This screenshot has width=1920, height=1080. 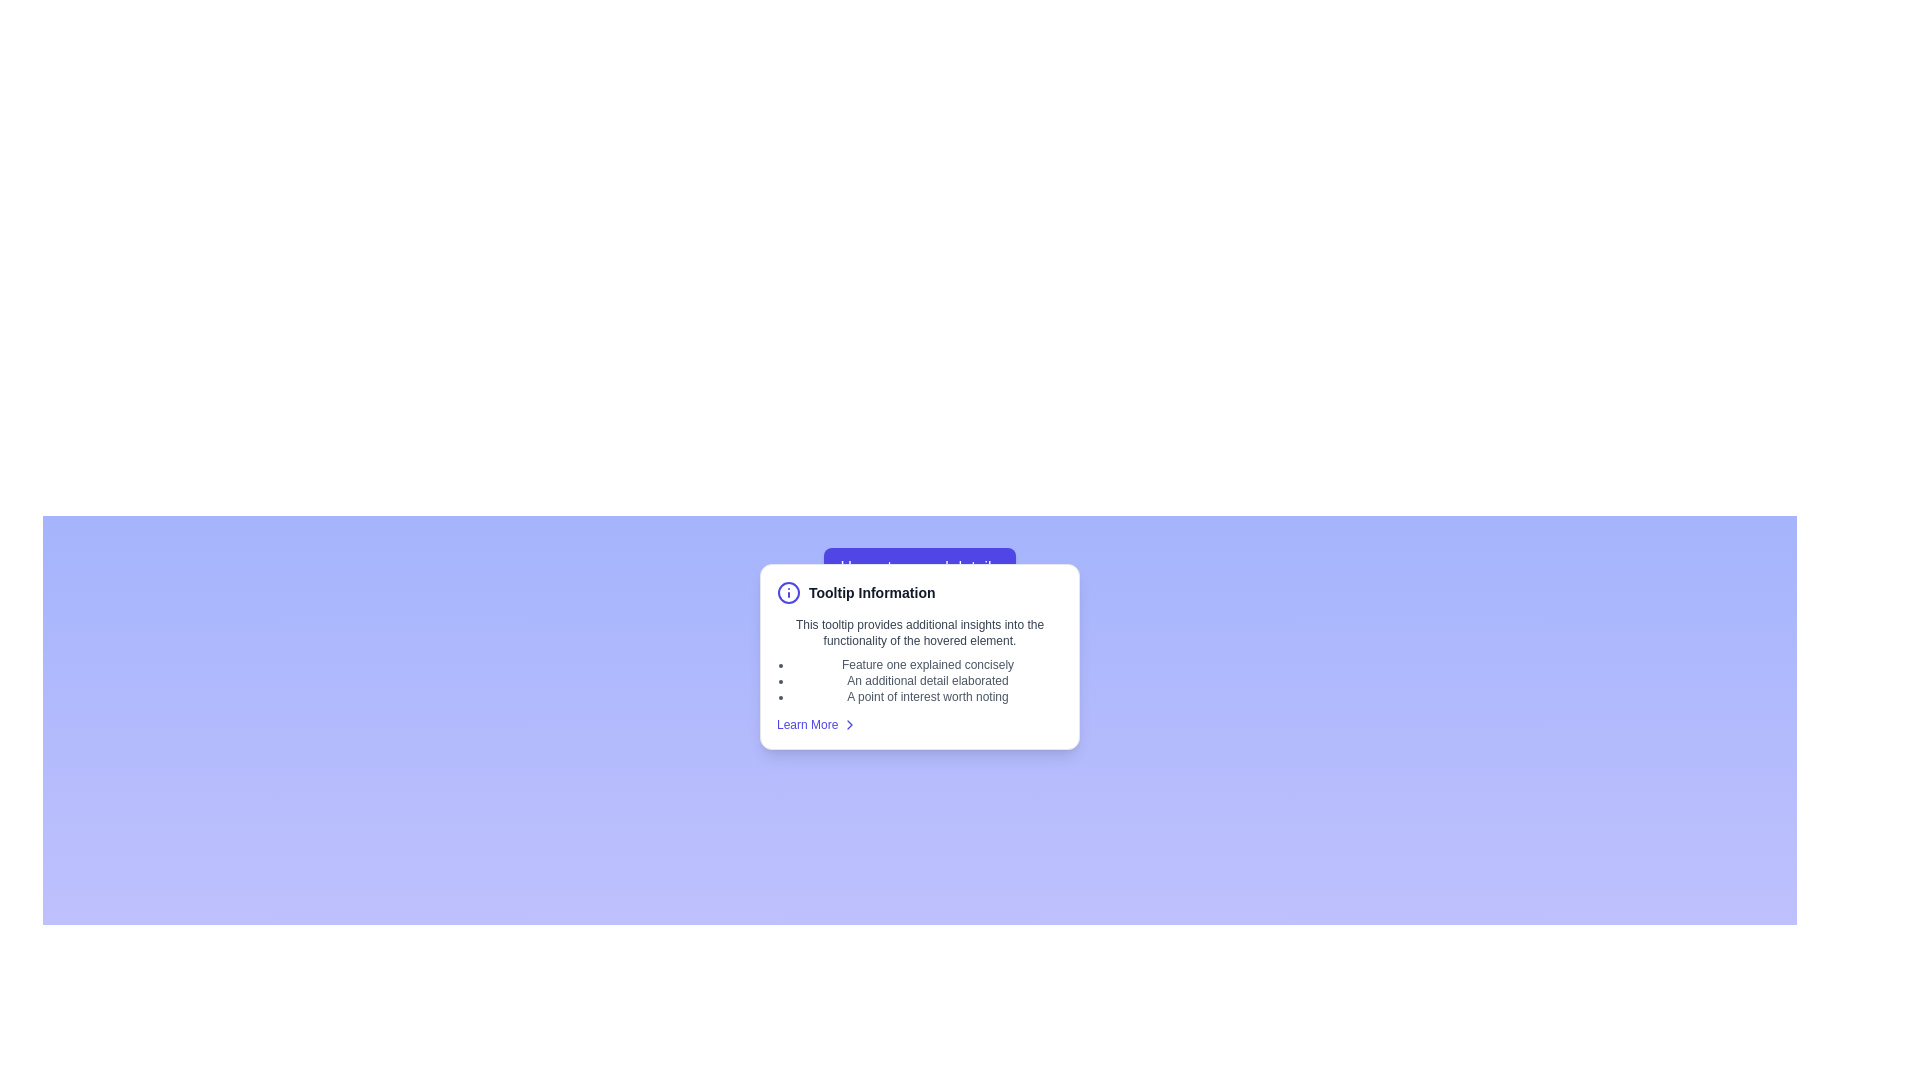 What do you see at coordinates (919, 567) in the screenshot?
I see `the button that triggers the display of contextual information, located above the tooltip box` at bounding box center [919, 567].